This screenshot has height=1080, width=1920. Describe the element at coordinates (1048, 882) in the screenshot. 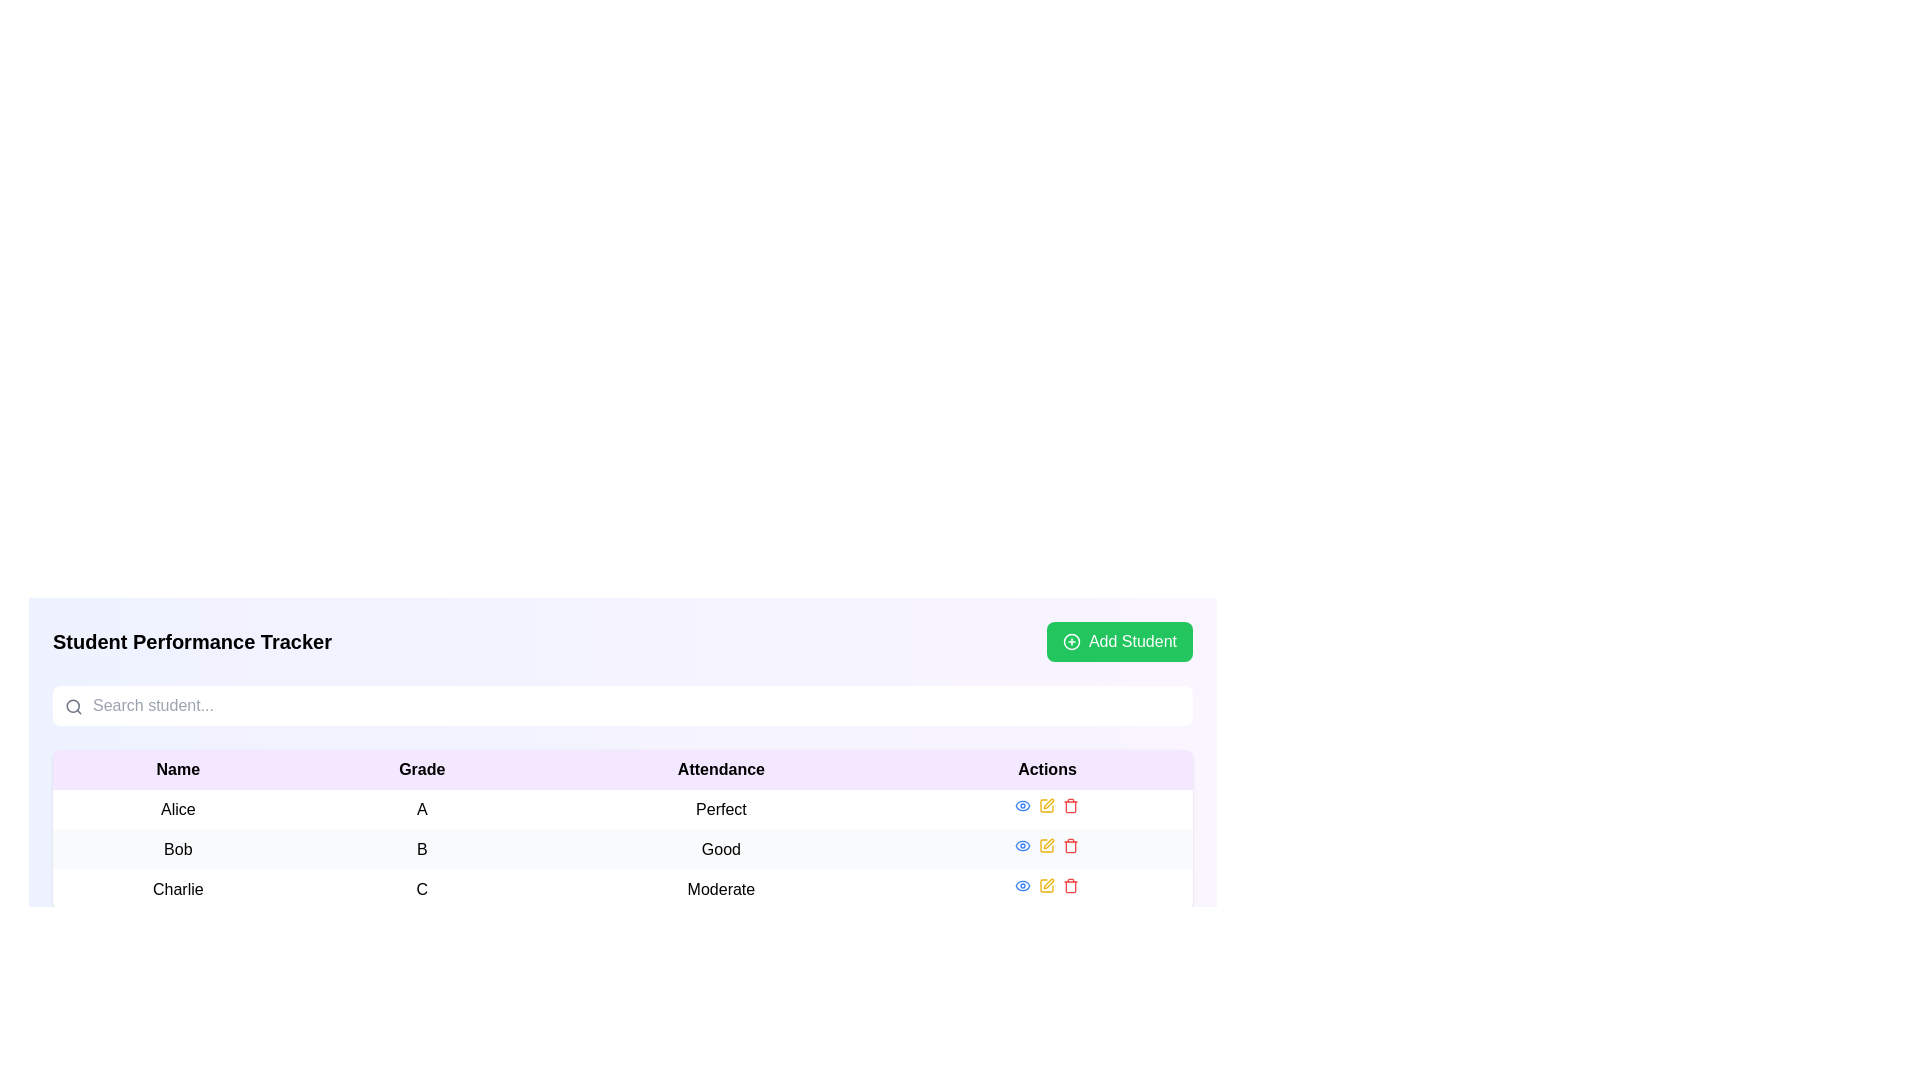

I see `the pen icon in the 'Actions' column for the student named 'Charlie', which is the second icon from the left` at that location.